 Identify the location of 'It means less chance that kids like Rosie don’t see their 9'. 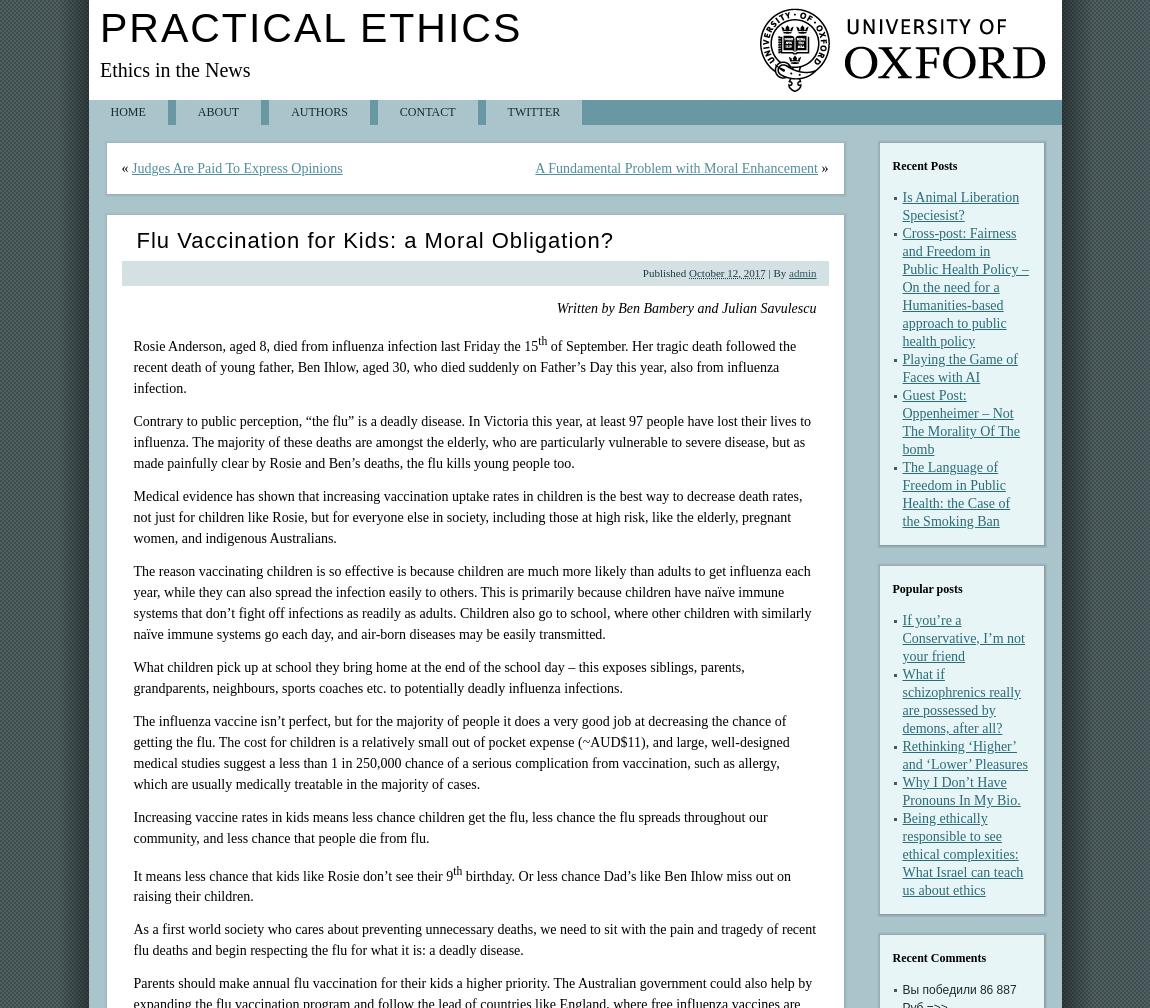
(132, 875).